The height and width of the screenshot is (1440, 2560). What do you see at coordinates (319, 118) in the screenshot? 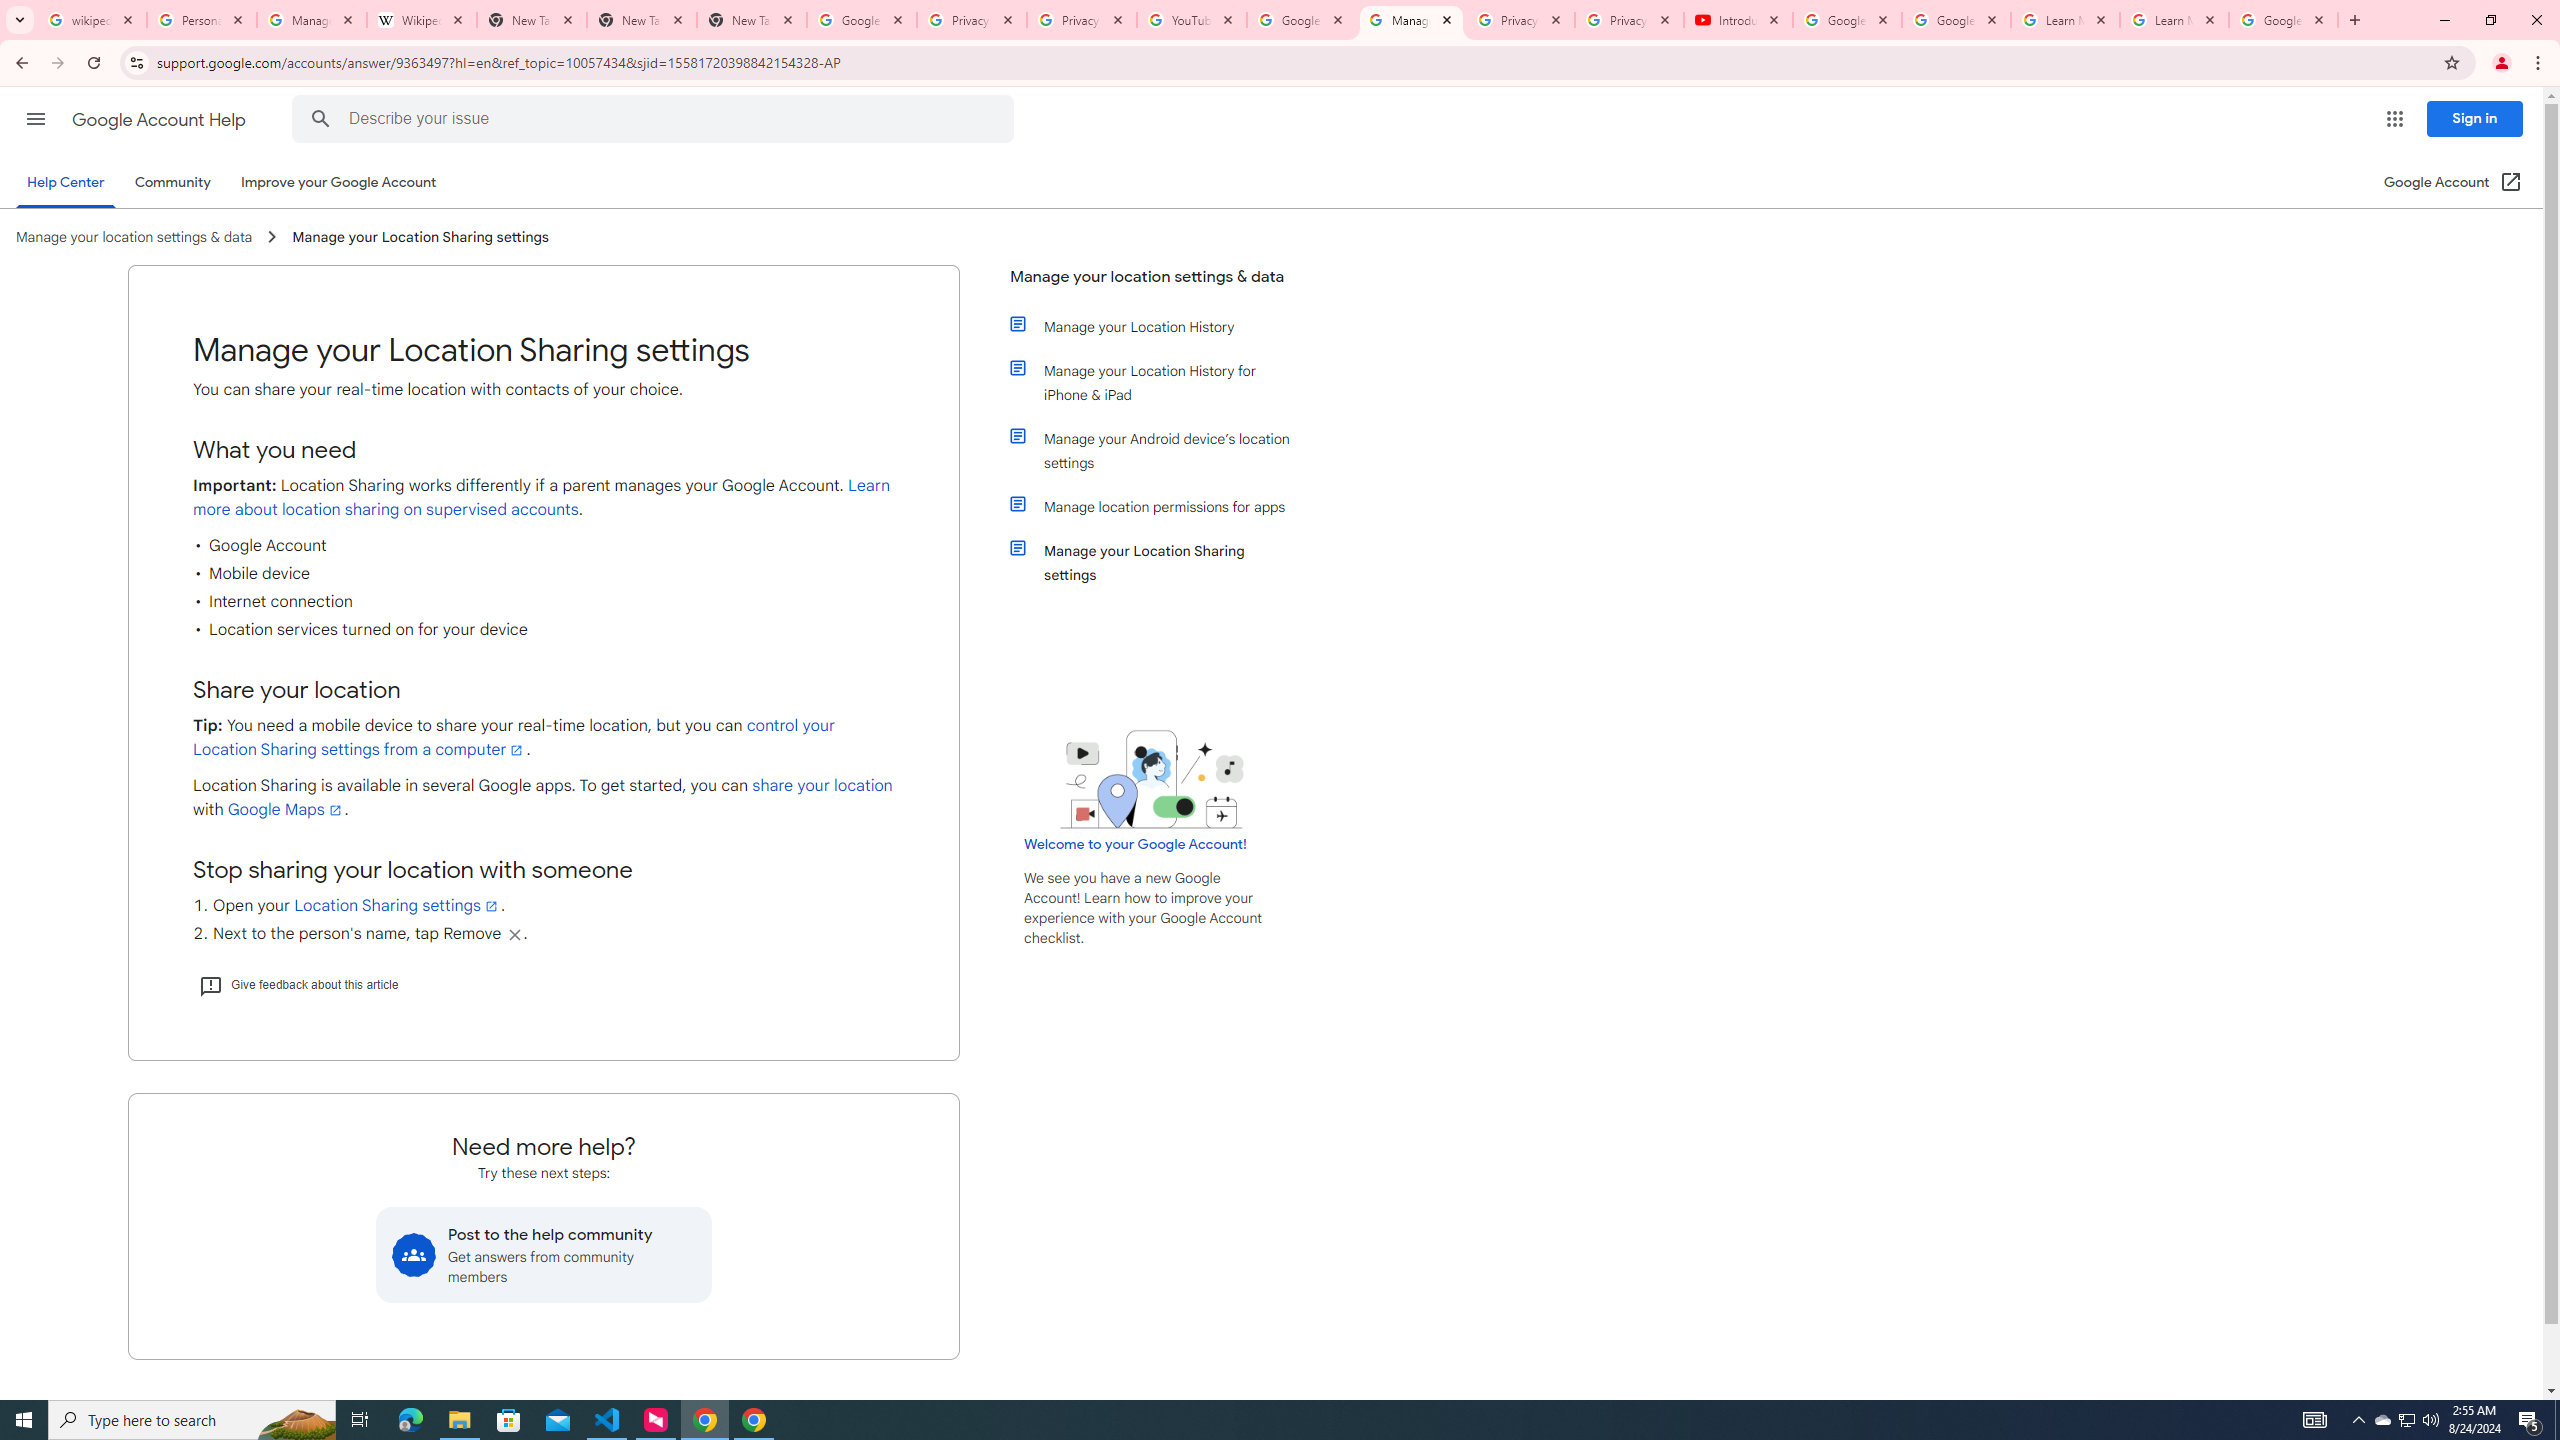
I see `'Search Help Center'` at bounding box center [319, 118].